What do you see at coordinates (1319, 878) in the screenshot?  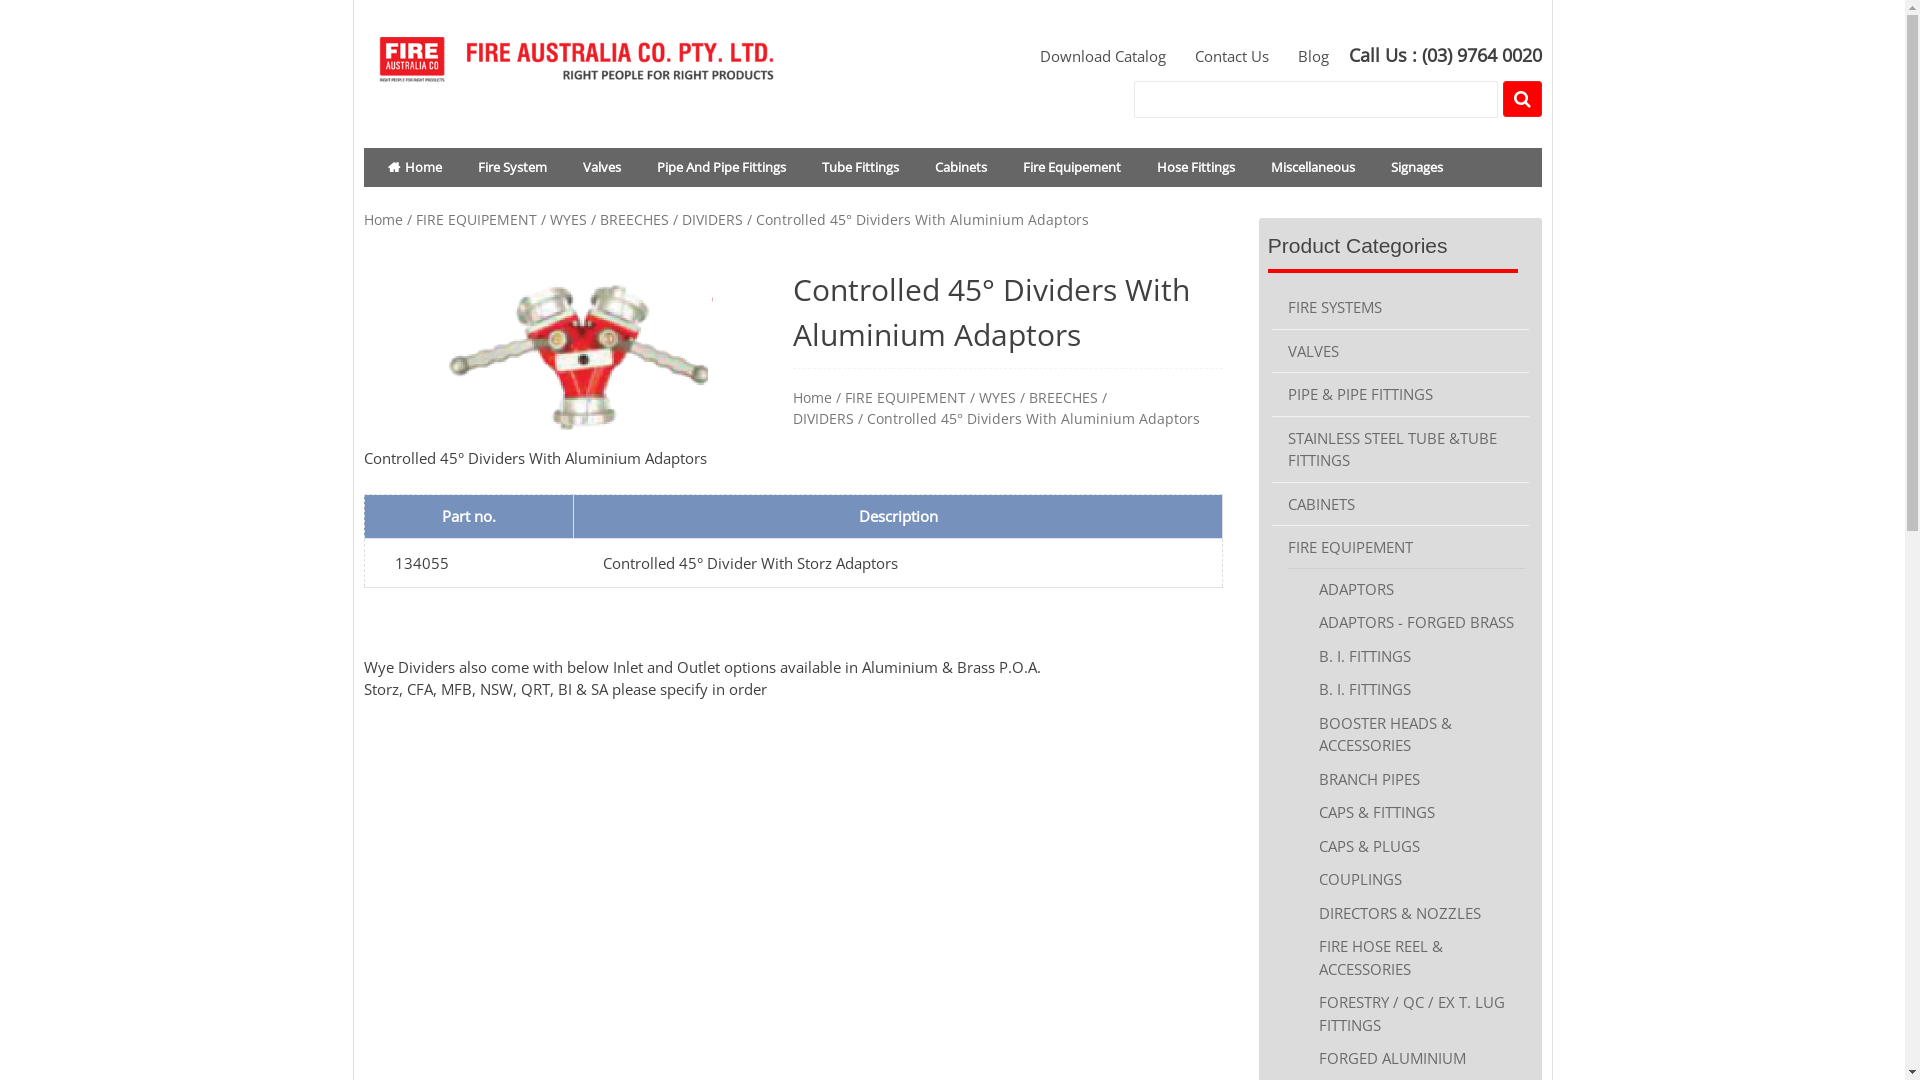 I see `'COUPLINGS'` at bounding box center [1319, 878].